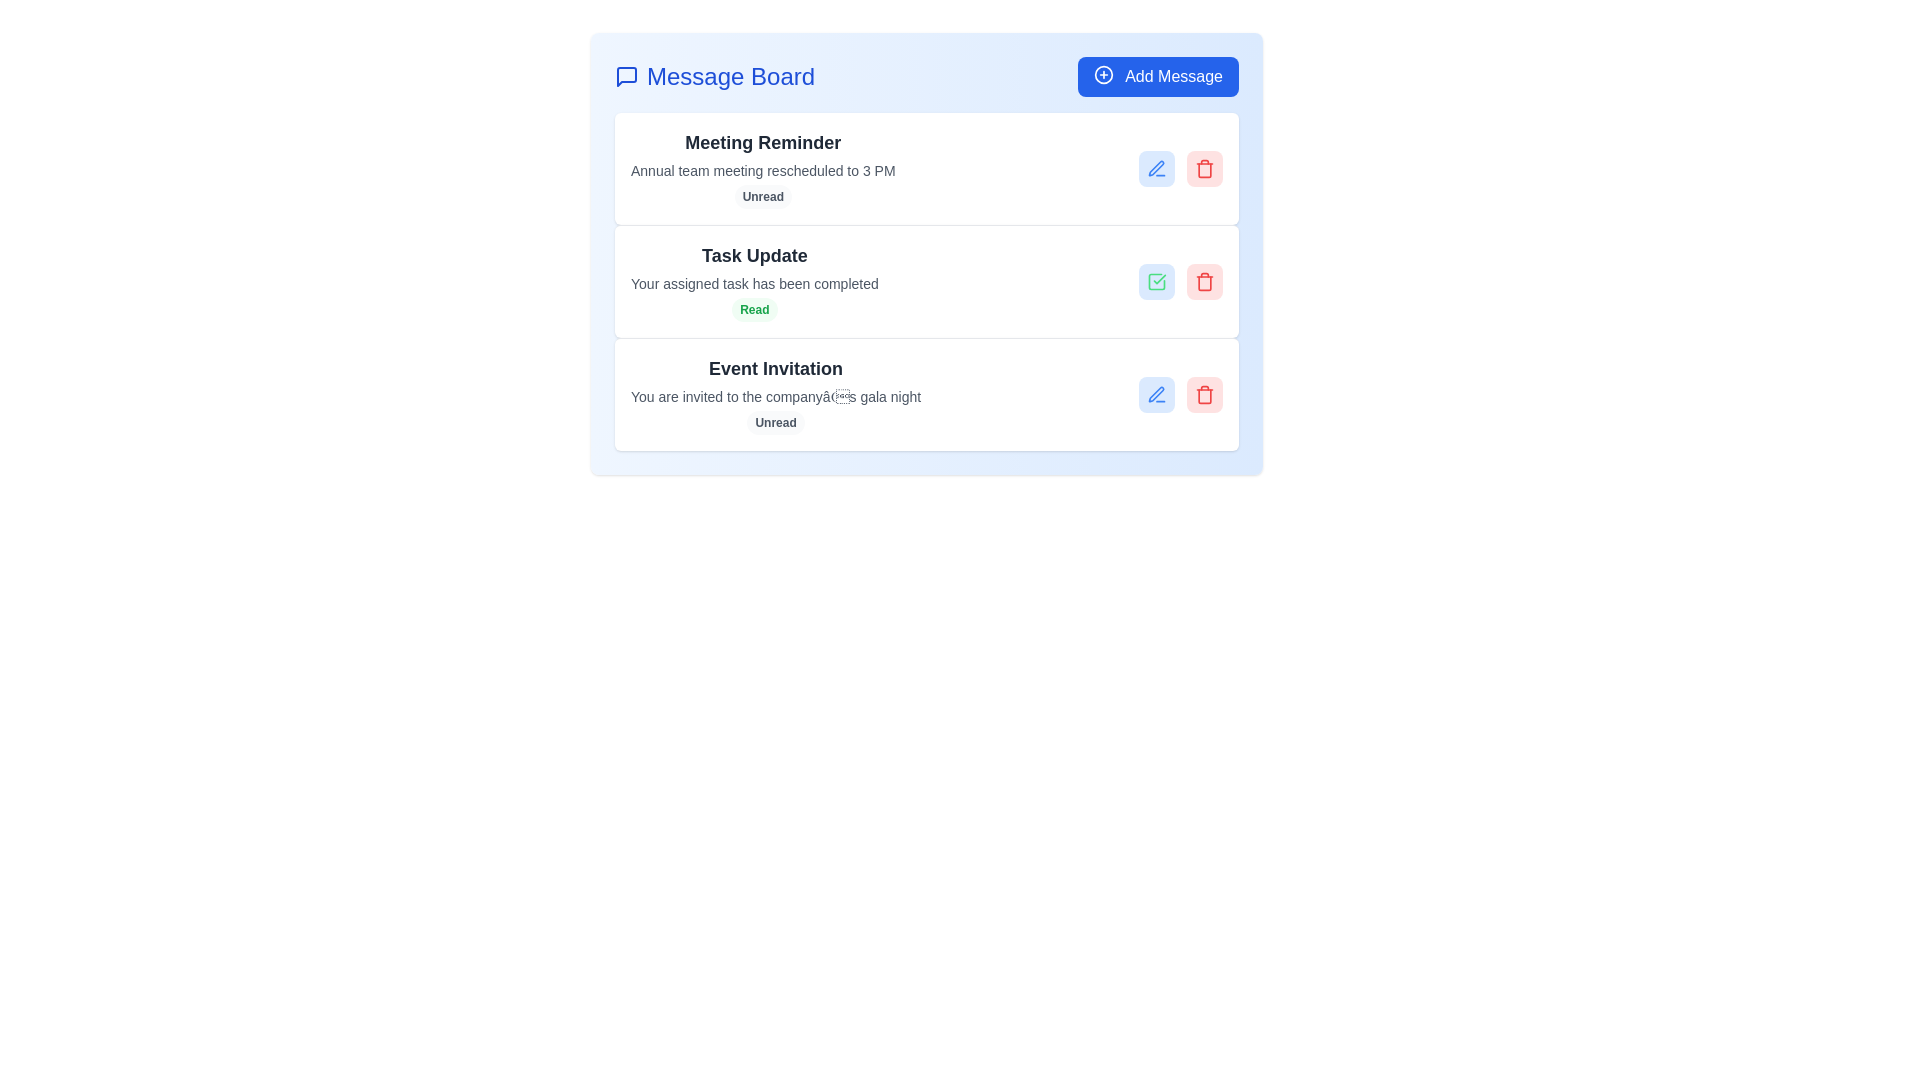  What do you see at coordinates (762, 196) in the screenshot?
I see `the Status Tag Label that indicates the message status as 'unread', located to the left of the action buttons and below the 'Meeting Reminder' title` at bounding box center [762, 196].